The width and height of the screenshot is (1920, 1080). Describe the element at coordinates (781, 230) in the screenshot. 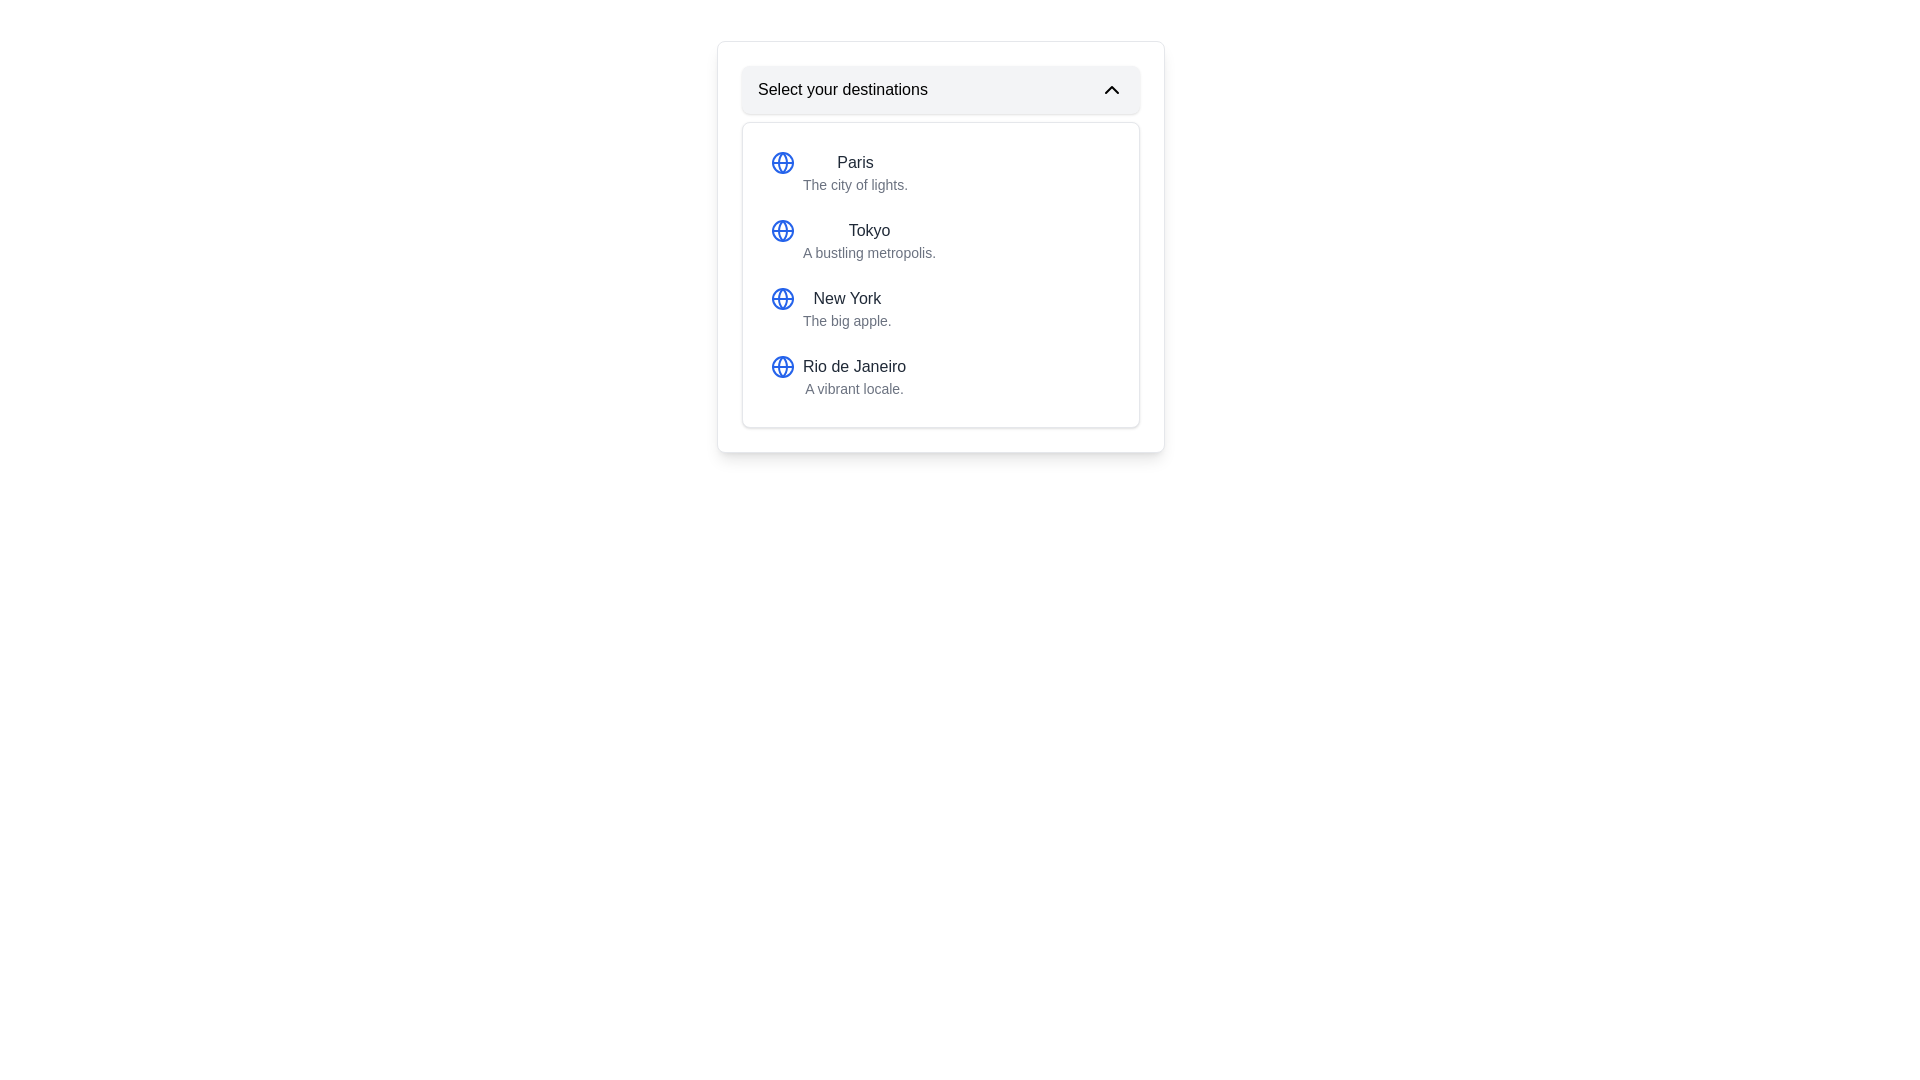

I see `the globe icon with a blue color and circular outline located at the beginning of the list item labeled 'Tokyo: A bustling metropolis.'` at that location.